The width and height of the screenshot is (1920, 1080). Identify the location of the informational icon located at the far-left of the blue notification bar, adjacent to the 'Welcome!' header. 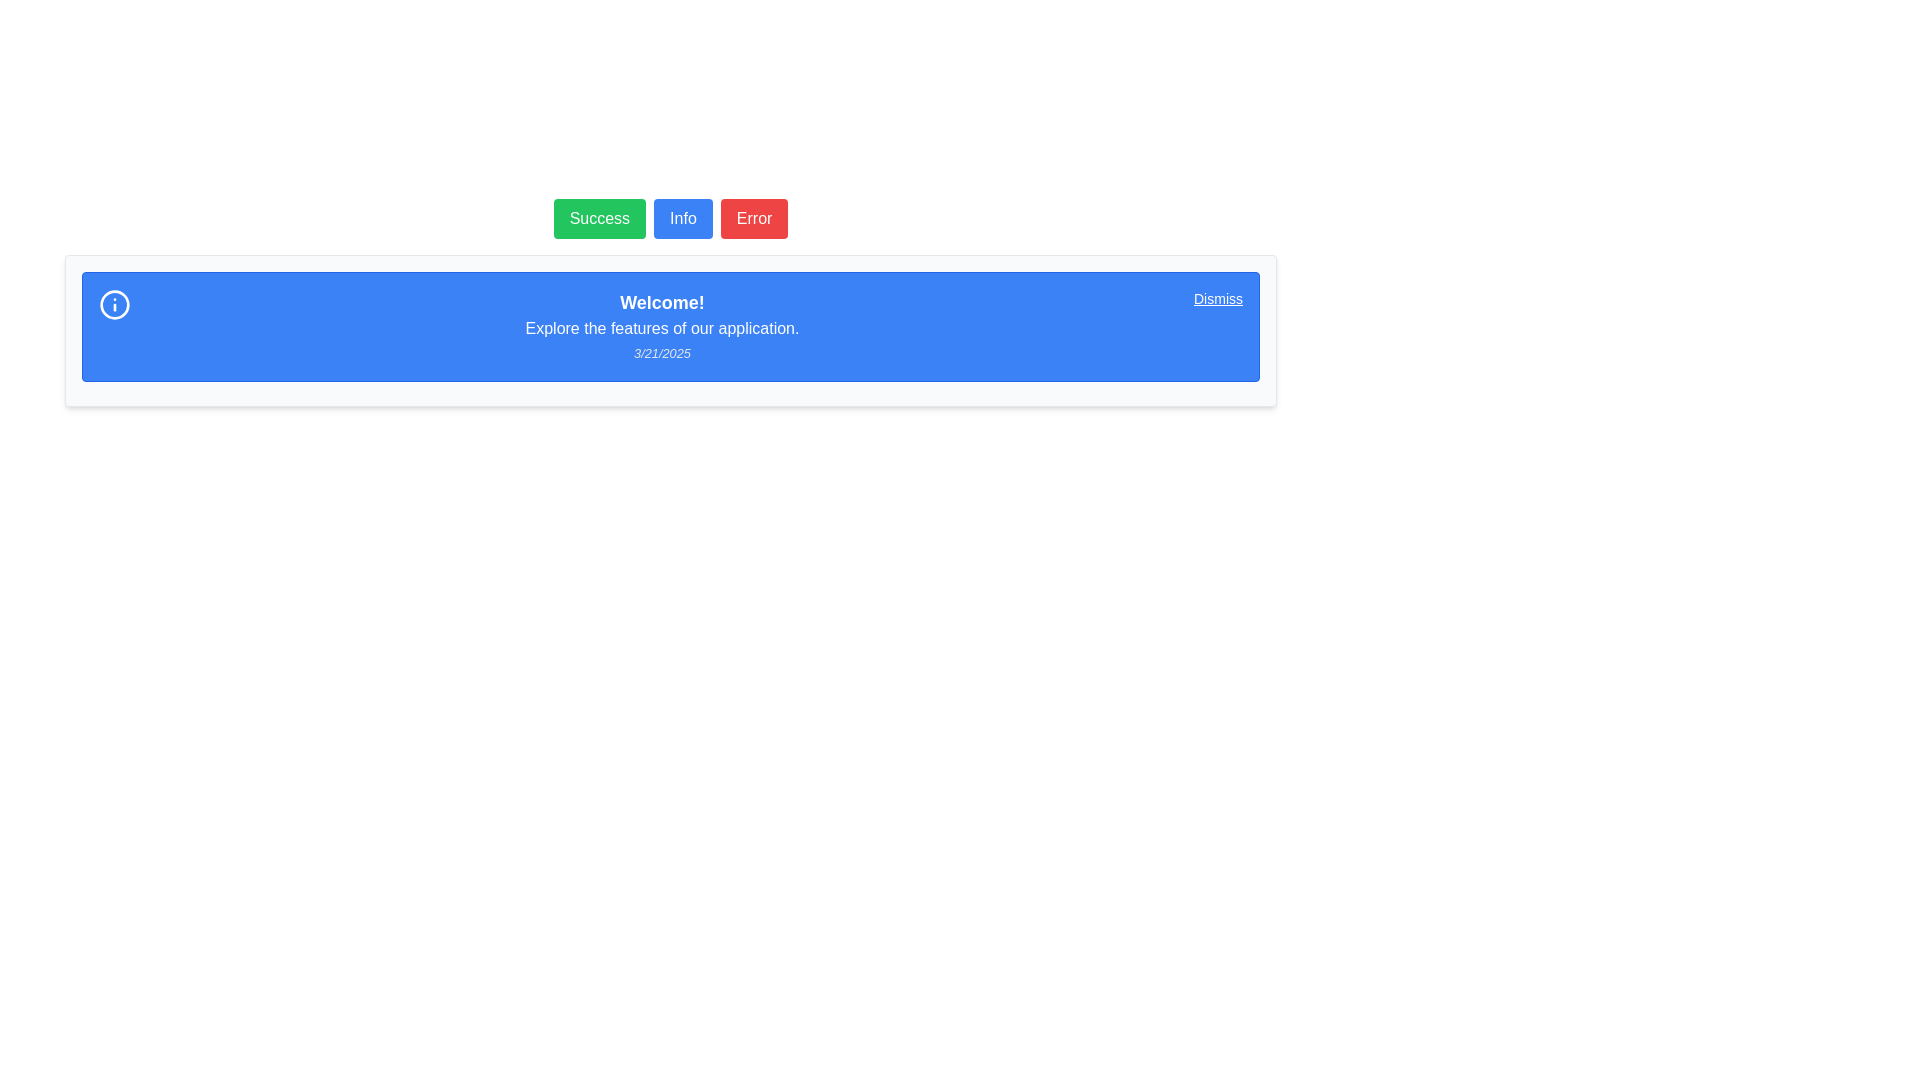
(114, 304).